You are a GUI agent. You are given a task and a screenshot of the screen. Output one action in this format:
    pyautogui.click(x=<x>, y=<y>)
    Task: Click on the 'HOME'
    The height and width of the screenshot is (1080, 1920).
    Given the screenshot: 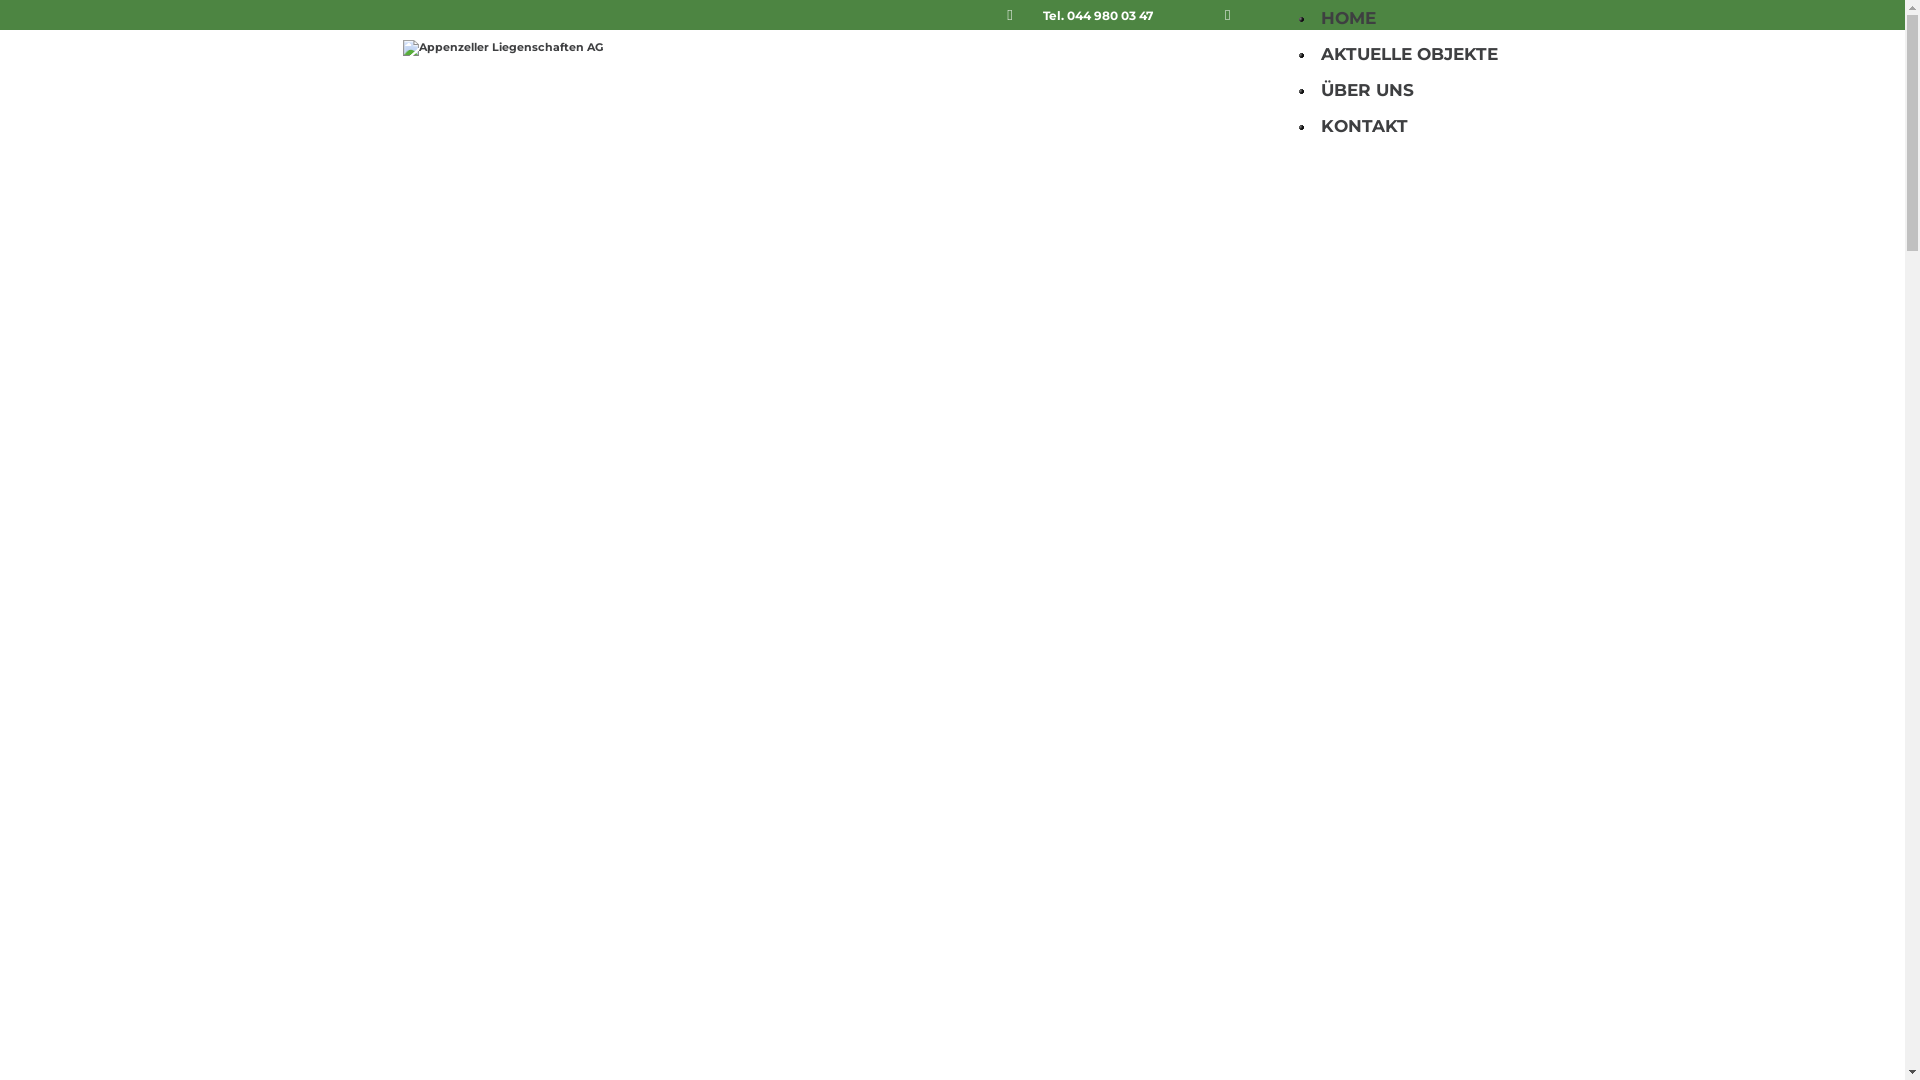 What is the action you would take?
    pyautogui.click(x=1347, y=18)
    